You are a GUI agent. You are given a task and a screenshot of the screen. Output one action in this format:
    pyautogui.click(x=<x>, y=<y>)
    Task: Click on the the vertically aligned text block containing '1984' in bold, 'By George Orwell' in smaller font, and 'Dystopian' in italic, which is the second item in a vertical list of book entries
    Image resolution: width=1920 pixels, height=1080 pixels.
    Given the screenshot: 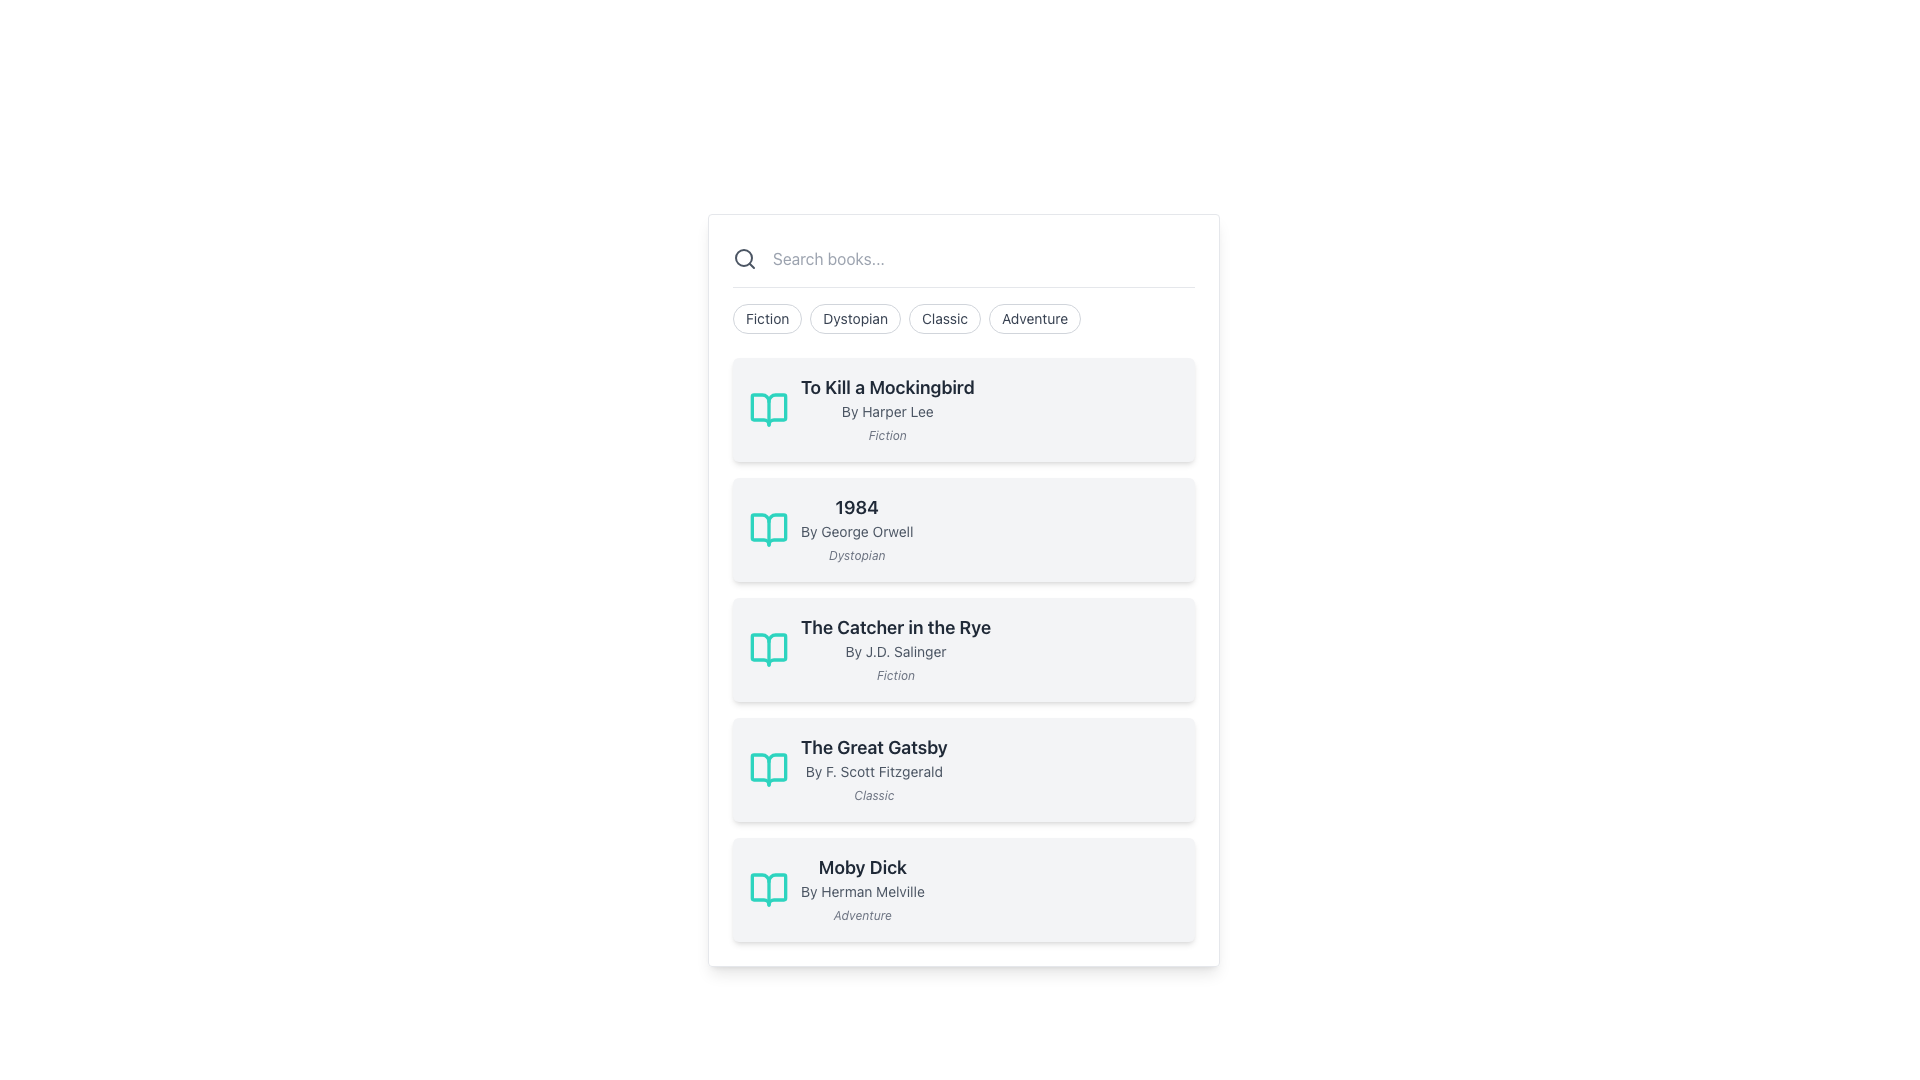 What is the action you would take?
    pyautogui.click(x=857, y=528)
    